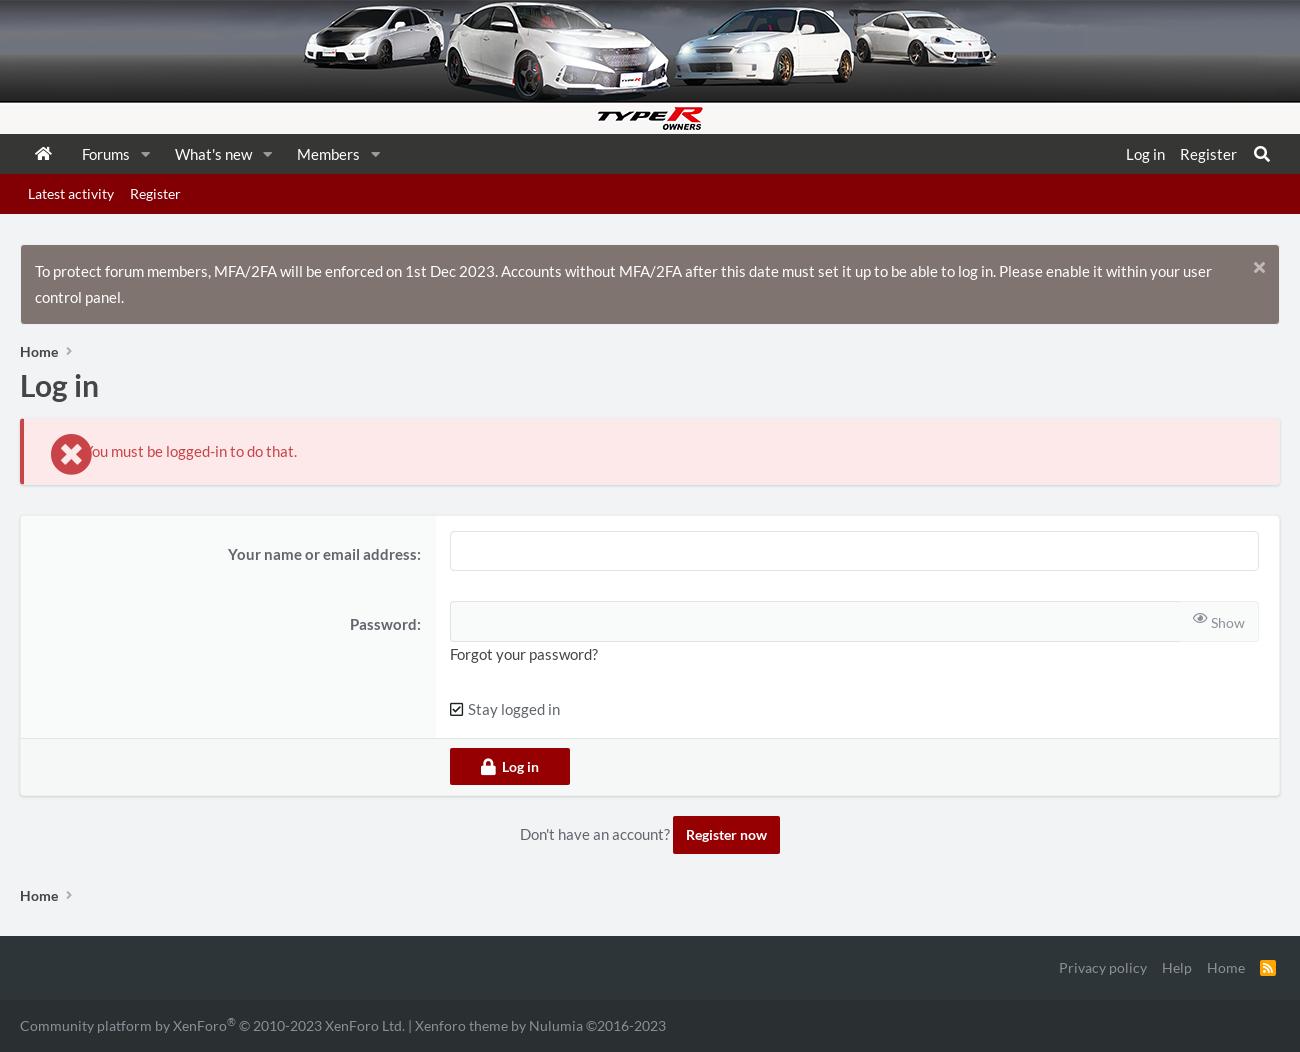 Image resolution: width=1300 pixels, height=1052 pixels. I want to click on 'Latest activity', so click(70, 193).